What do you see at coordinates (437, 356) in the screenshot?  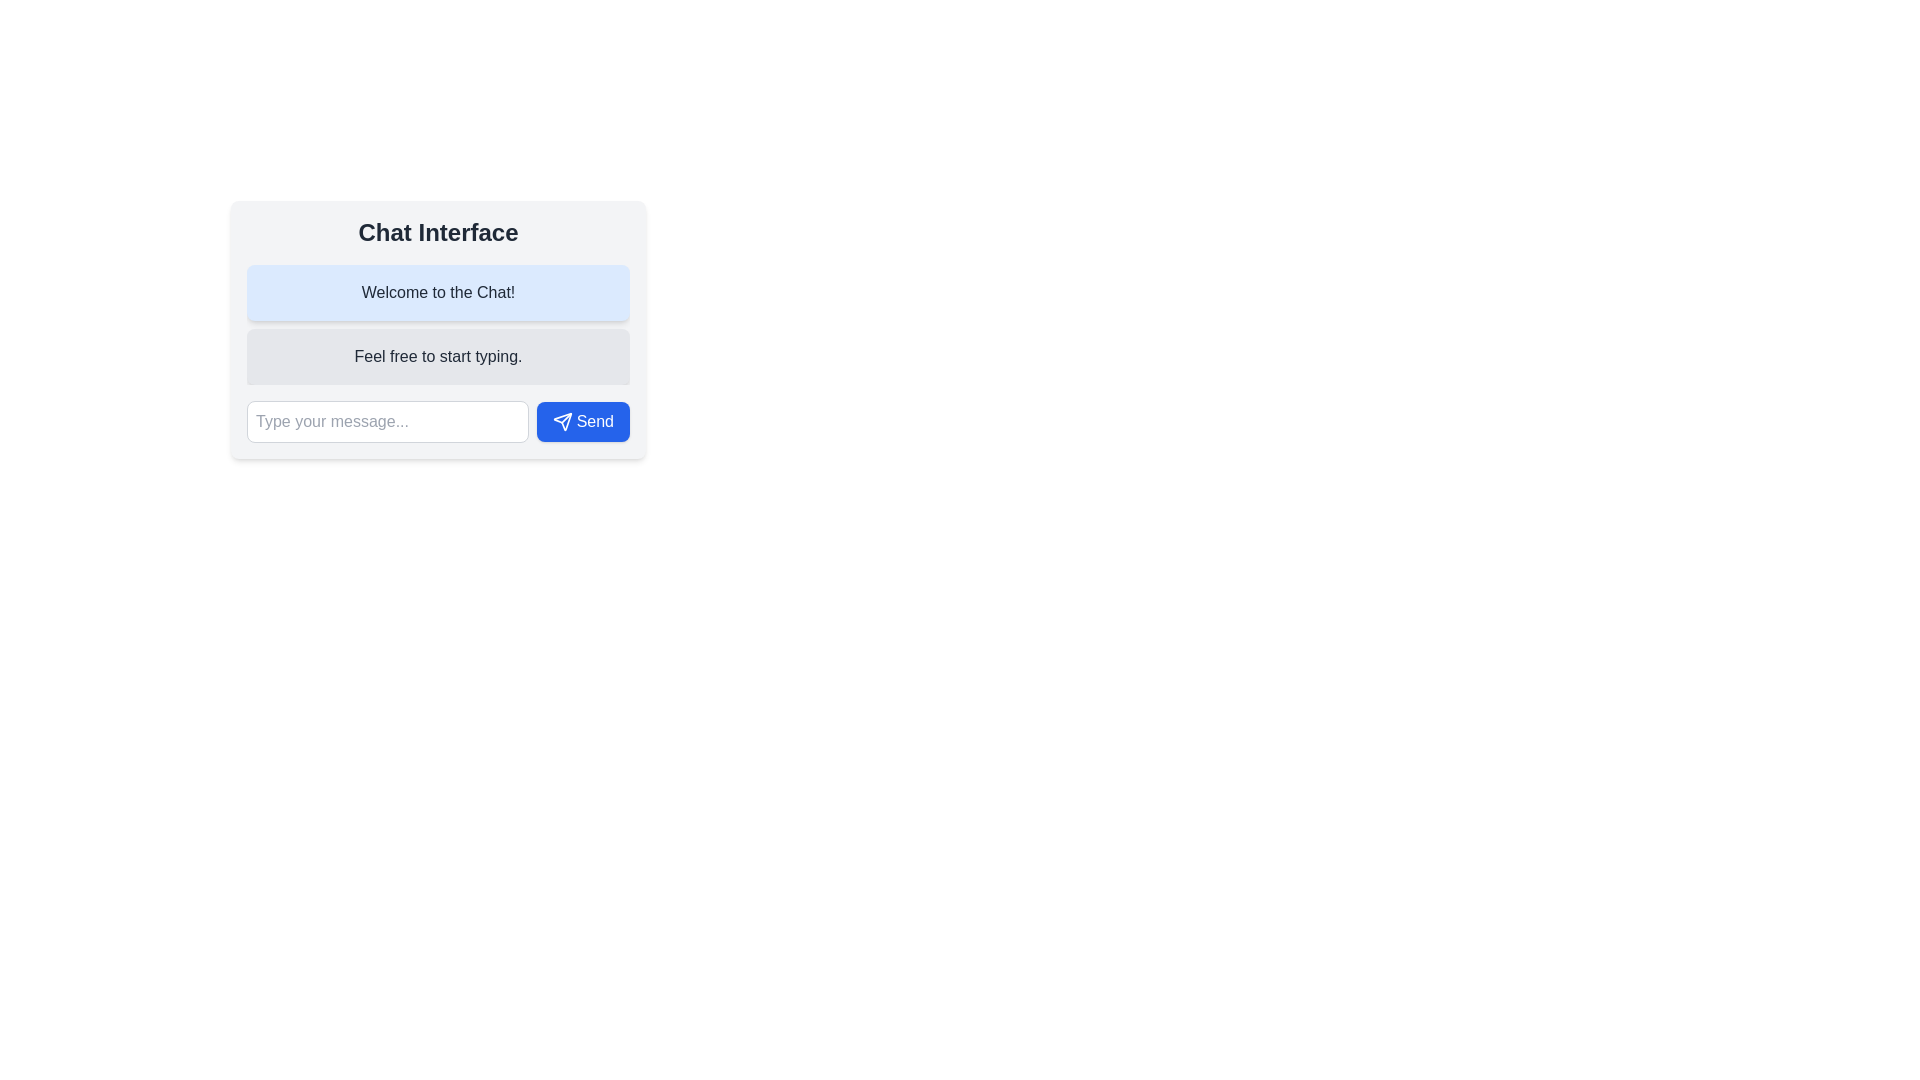 I see `guidance text block located below the 'Welcome to the Chat!' section and above the input area` at bounding box center [437, 356].